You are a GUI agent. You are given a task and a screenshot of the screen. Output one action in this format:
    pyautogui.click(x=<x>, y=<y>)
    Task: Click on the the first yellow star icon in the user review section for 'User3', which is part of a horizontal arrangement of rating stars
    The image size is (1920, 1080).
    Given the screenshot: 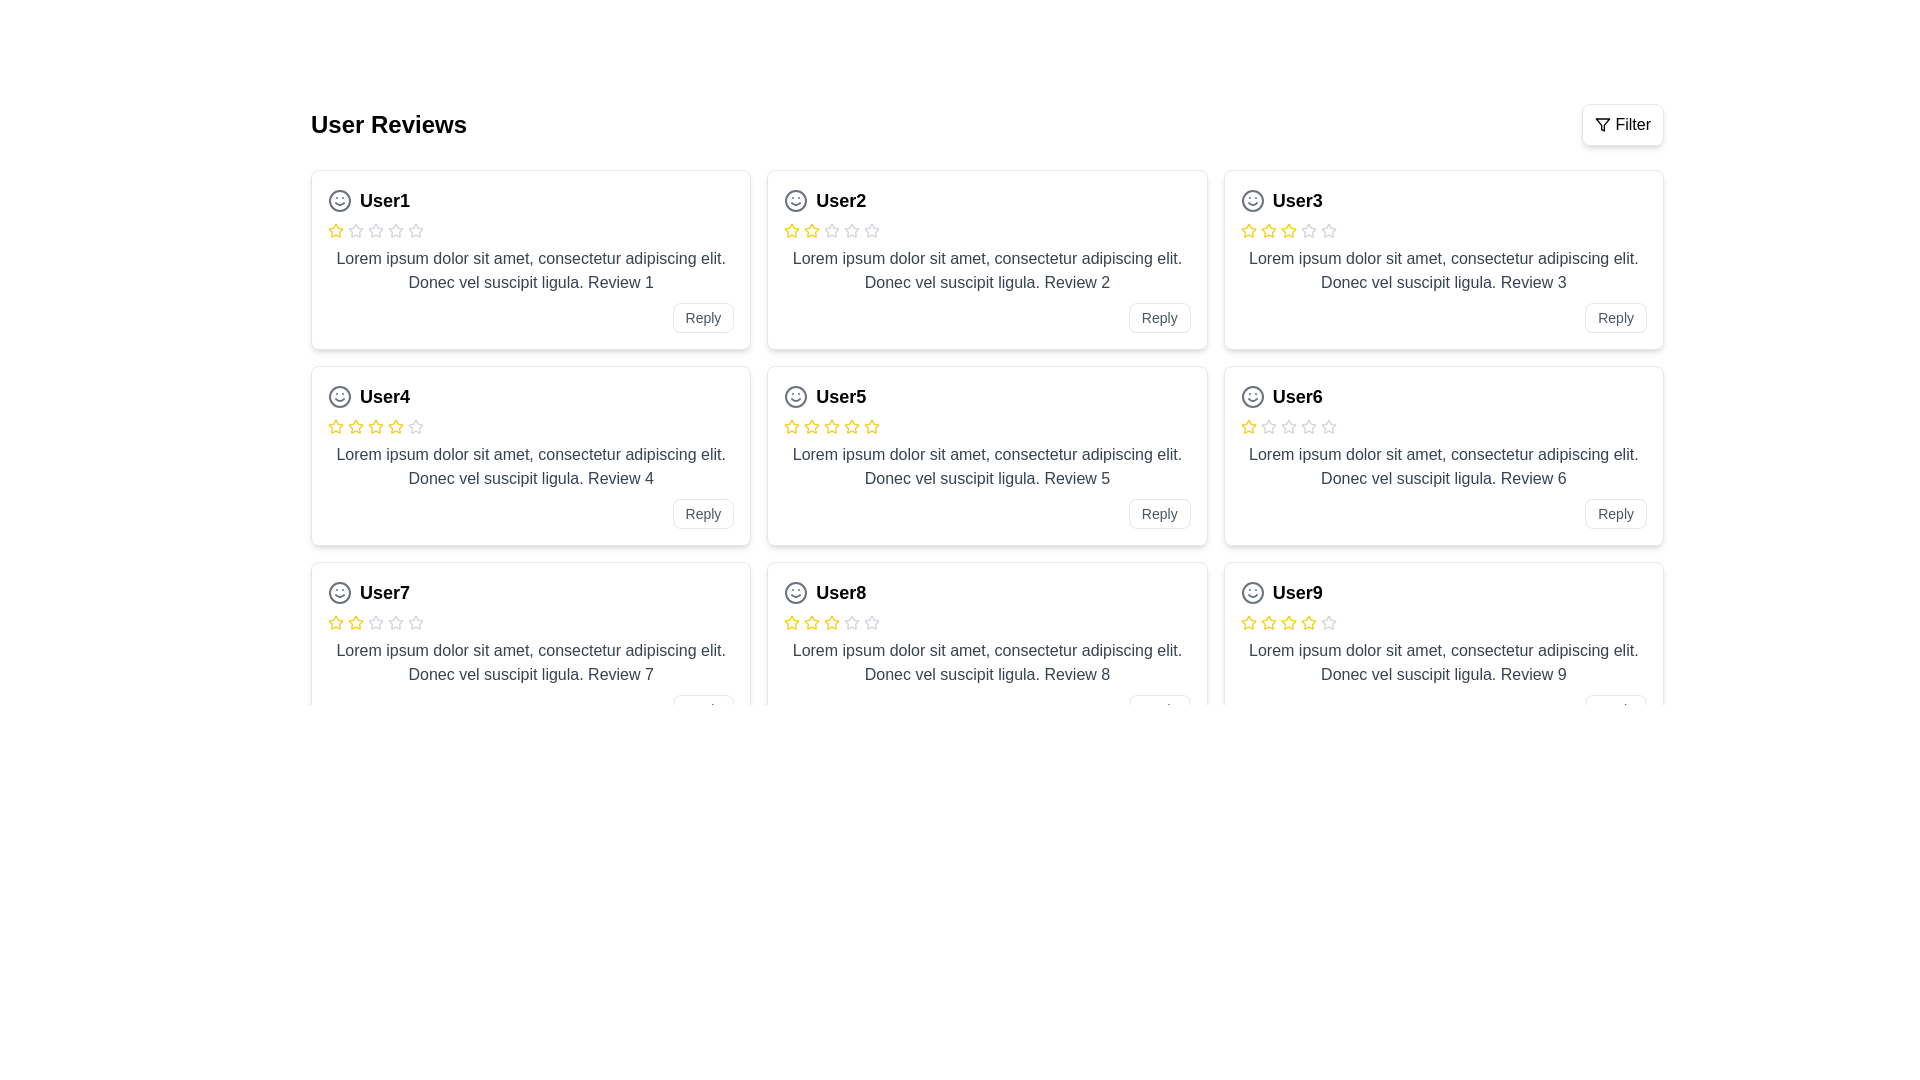 What is the action you would take?
    pyautogui.click(x=1247, y=230)
    